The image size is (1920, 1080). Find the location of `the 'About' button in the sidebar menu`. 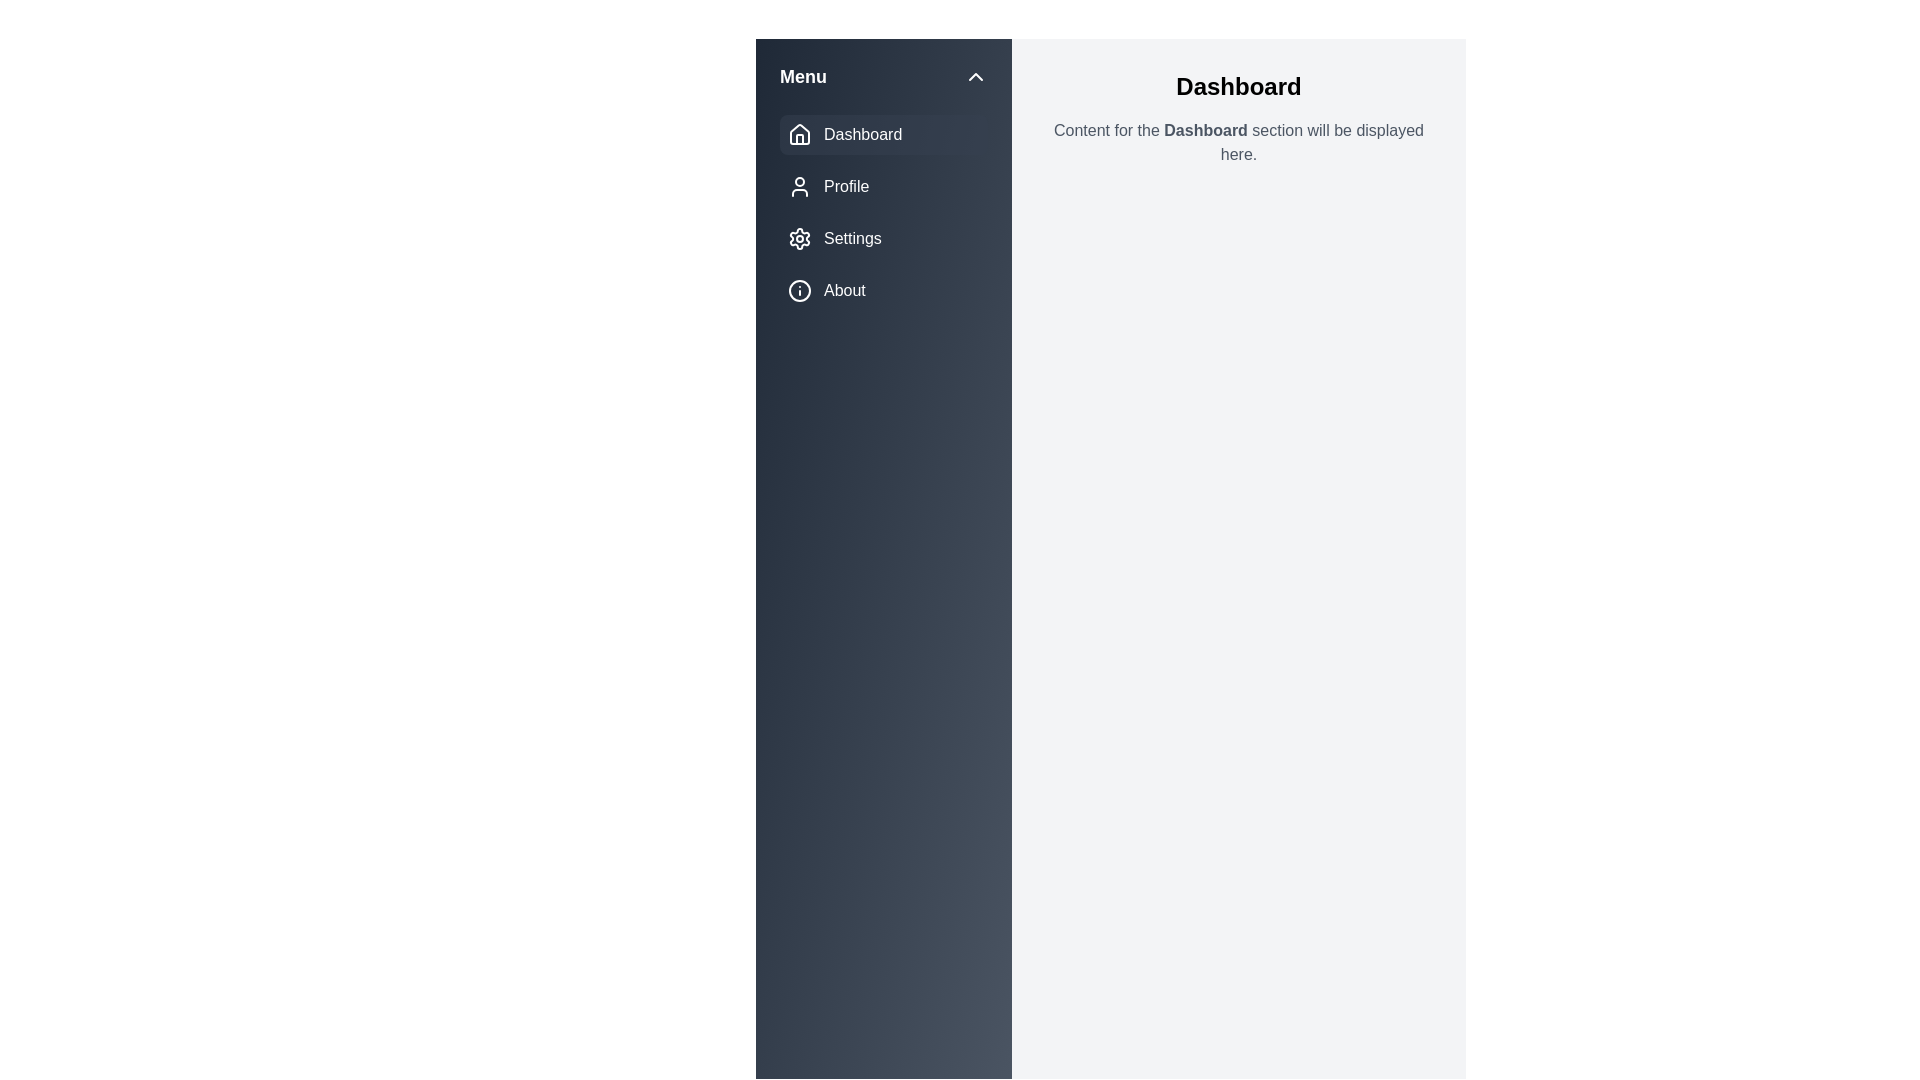

the 'About' button in the sidebar menu is located at coordinates (882, 290).